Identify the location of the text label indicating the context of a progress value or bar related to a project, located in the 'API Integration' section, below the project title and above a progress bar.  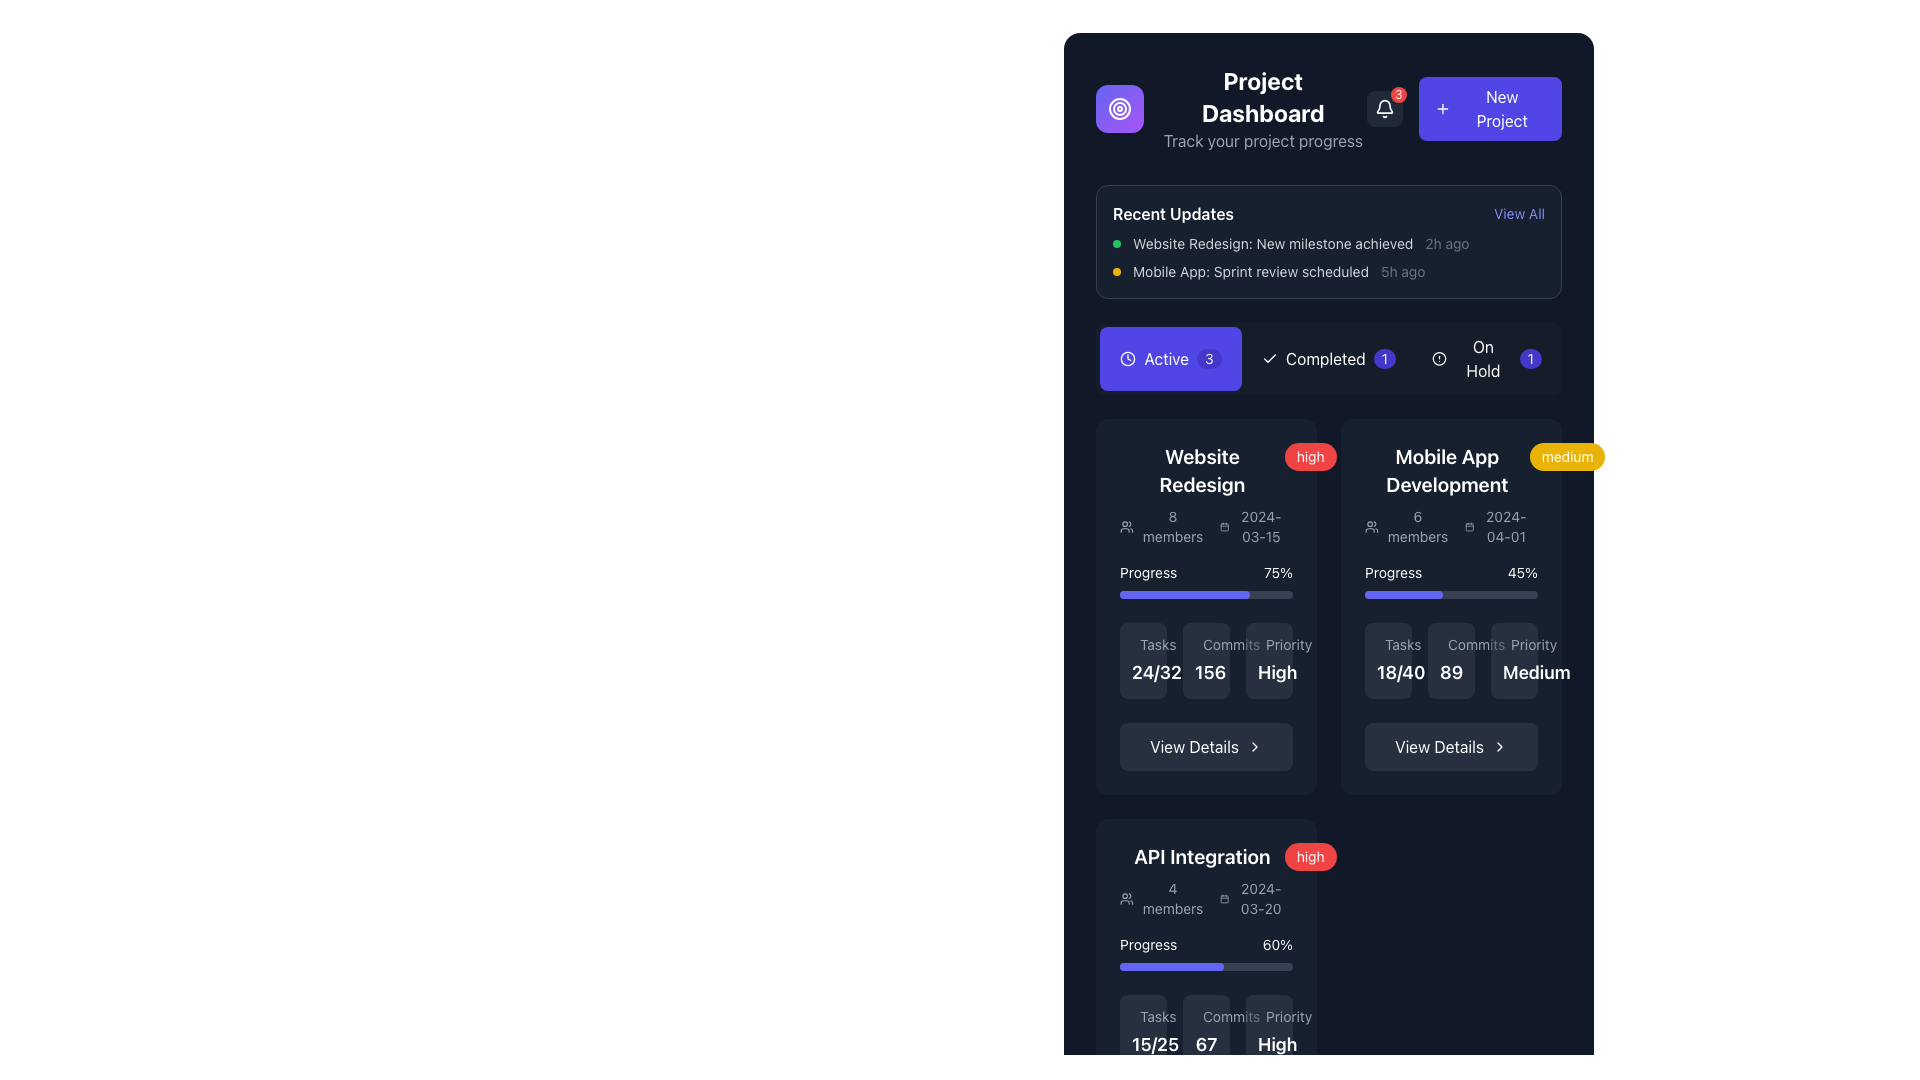
(1148, 945).